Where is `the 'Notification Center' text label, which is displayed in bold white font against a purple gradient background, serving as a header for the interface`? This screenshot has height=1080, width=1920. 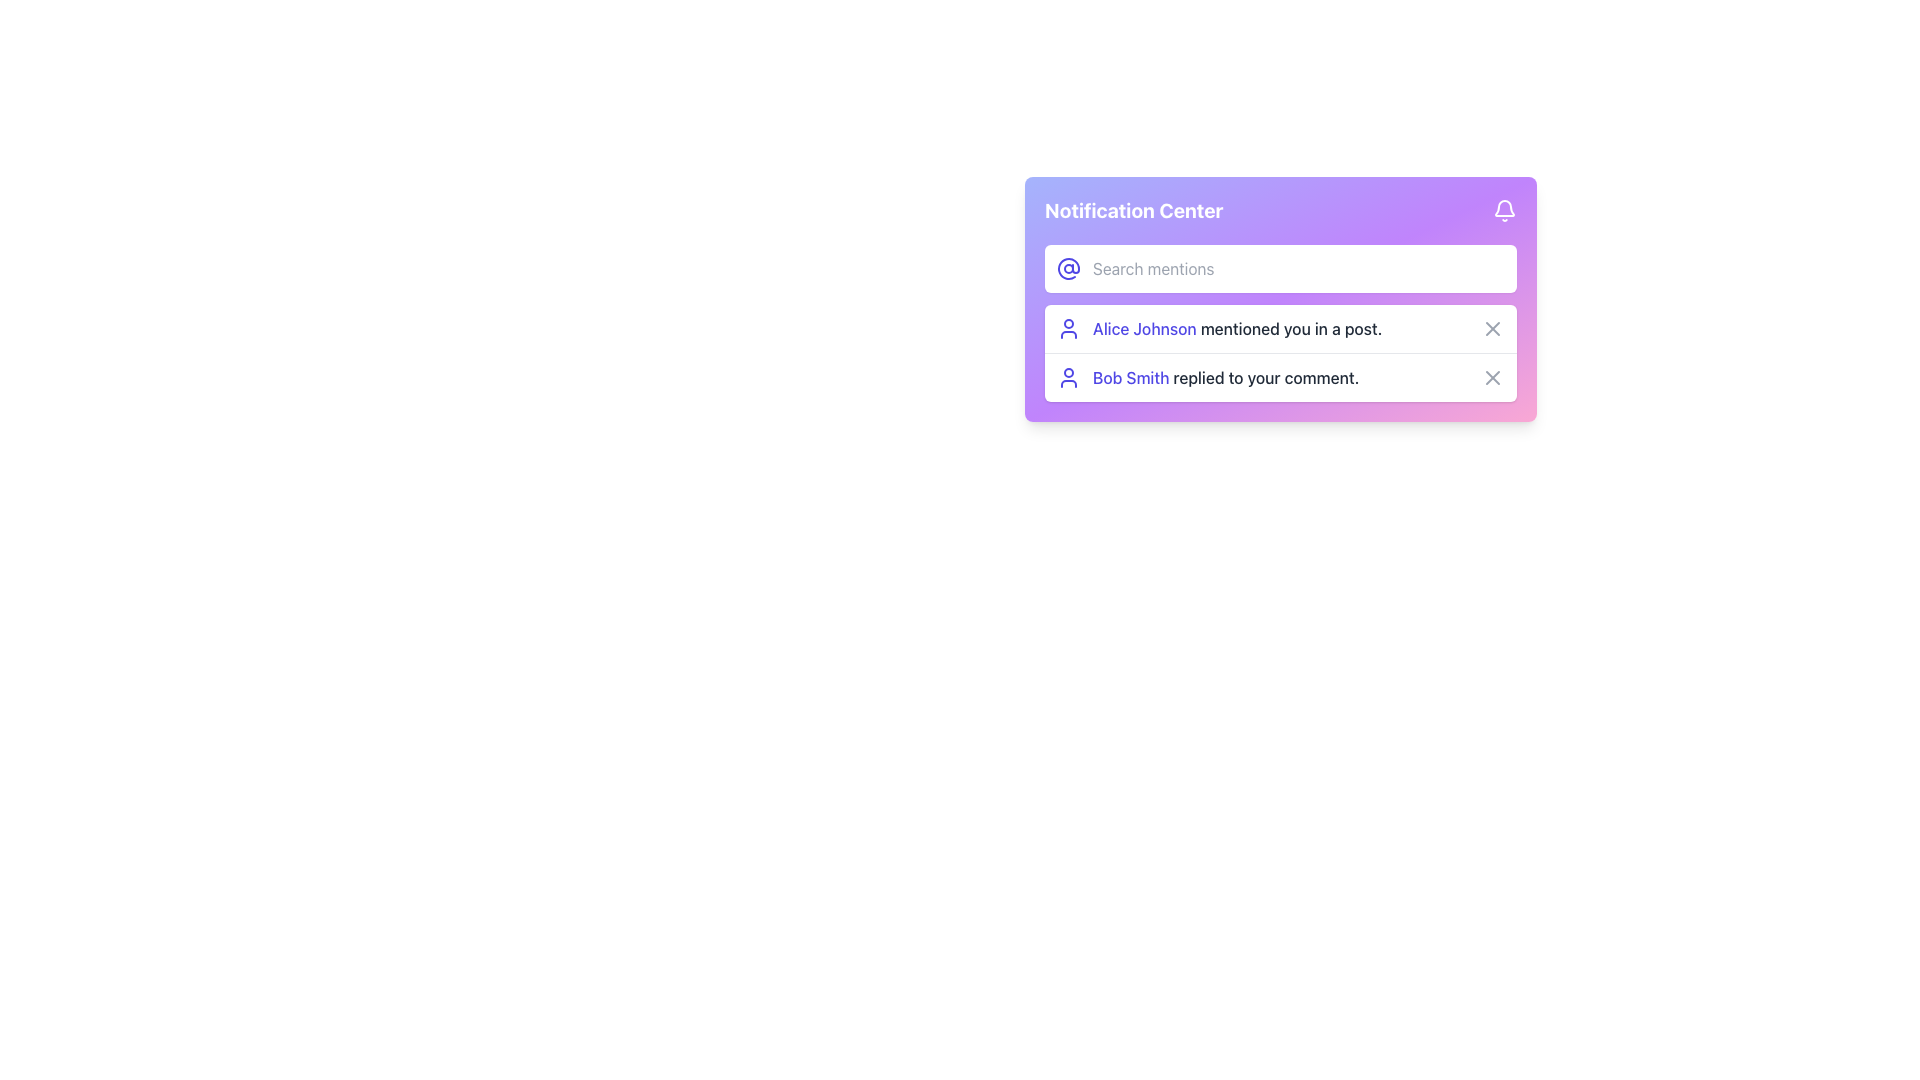
the 'Notification Center' text label, which is displayed in bold white font against a purple gradient background, serving as a header for the interface is located at coordinates (1133, 211).